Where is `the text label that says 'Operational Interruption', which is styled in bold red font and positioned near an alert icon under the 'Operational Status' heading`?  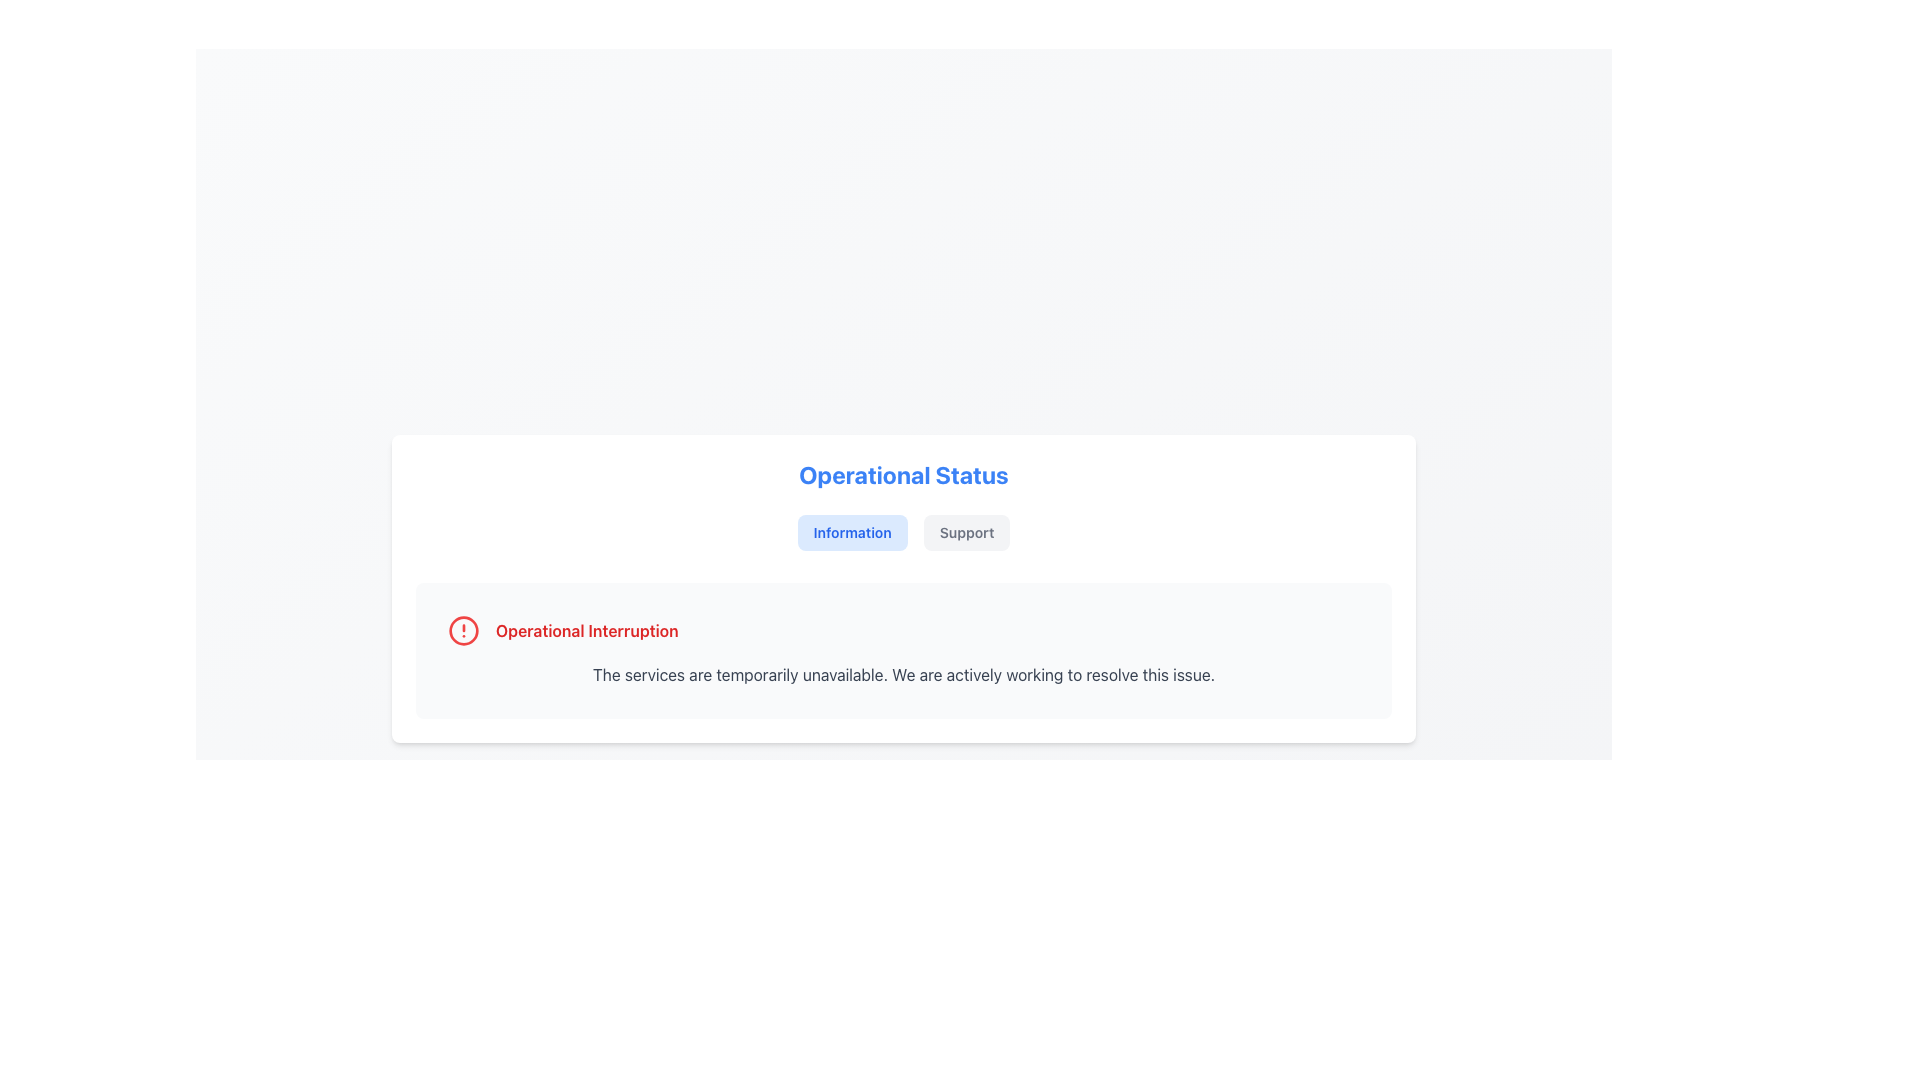 the text label that says 'Operational Interruption', which is styled in bold red font and positioned near an alert icon under the 'Operational Status' heading is located at coordinates (586, 631).